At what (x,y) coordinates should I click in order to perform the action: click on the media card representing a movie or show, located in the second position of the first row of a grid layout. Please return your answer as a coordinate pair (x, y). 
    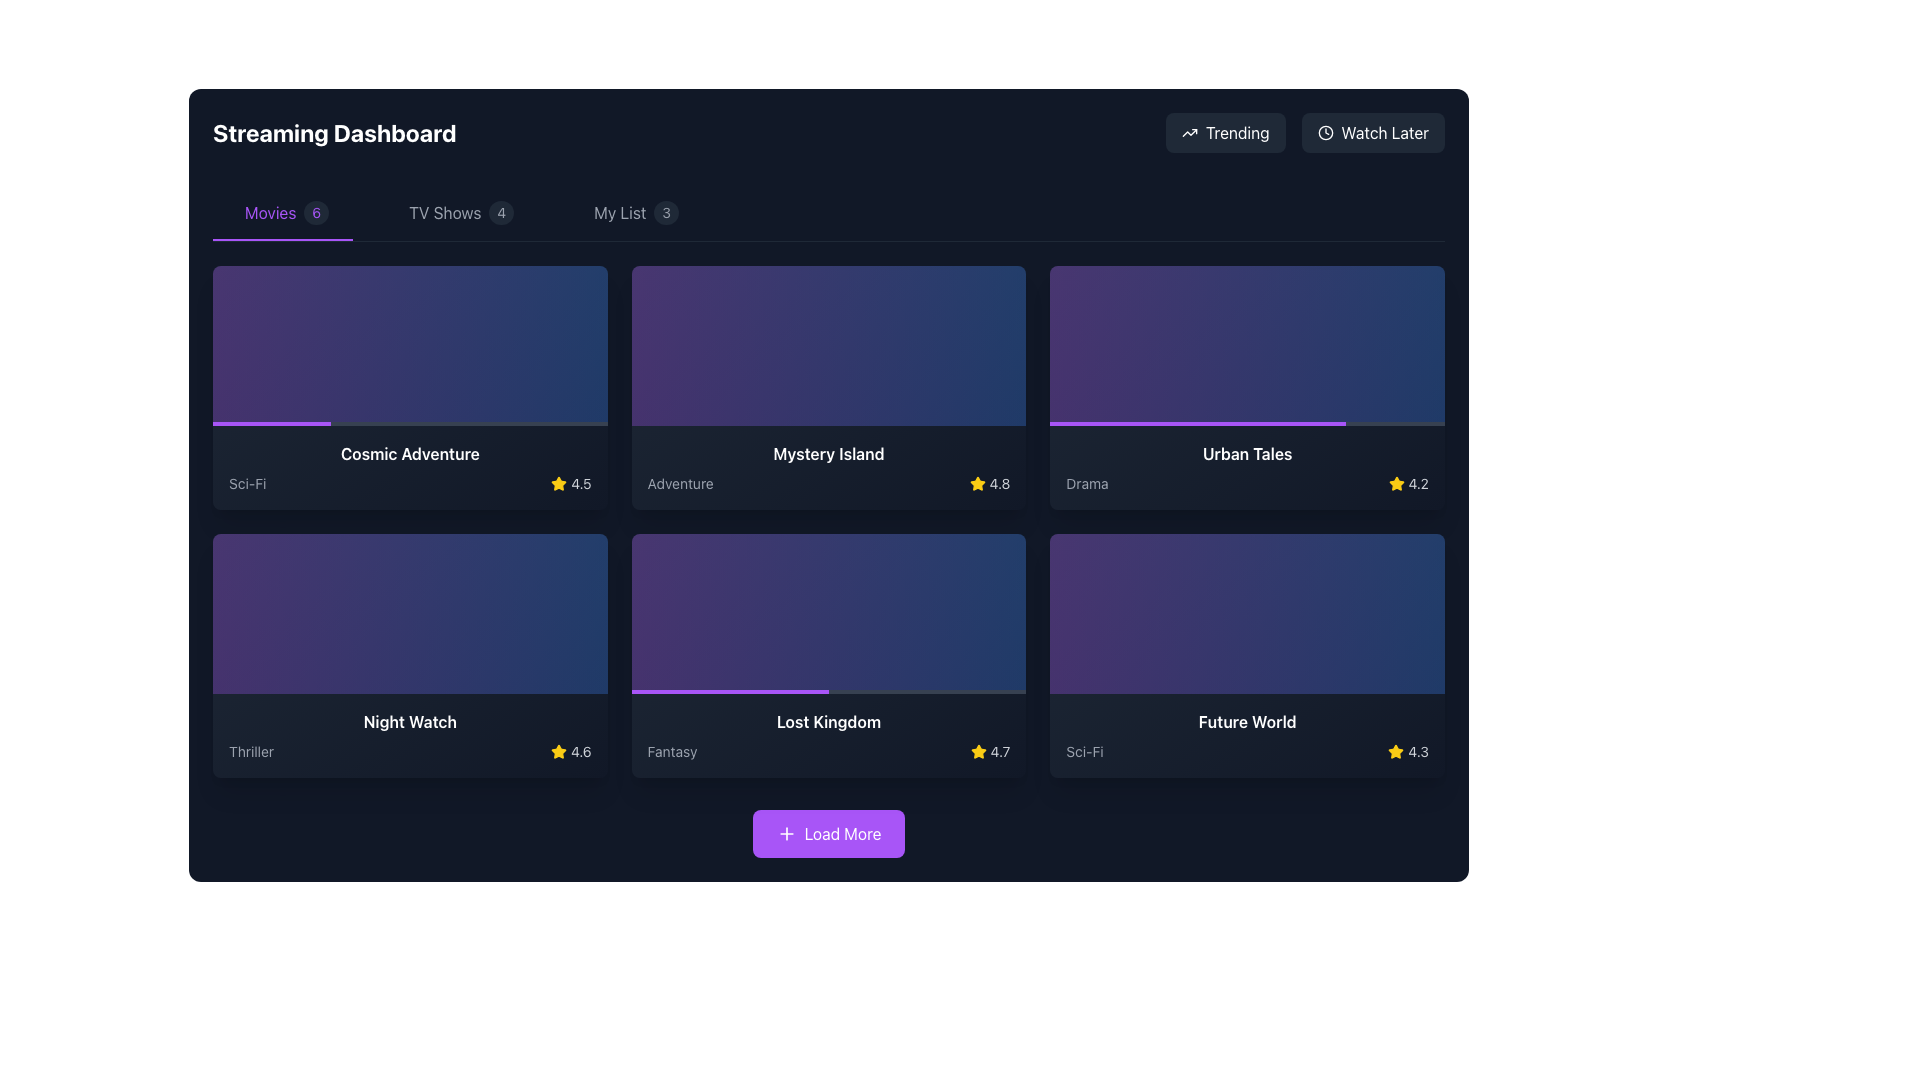
    Looking at the image, I should click on (829, 388).